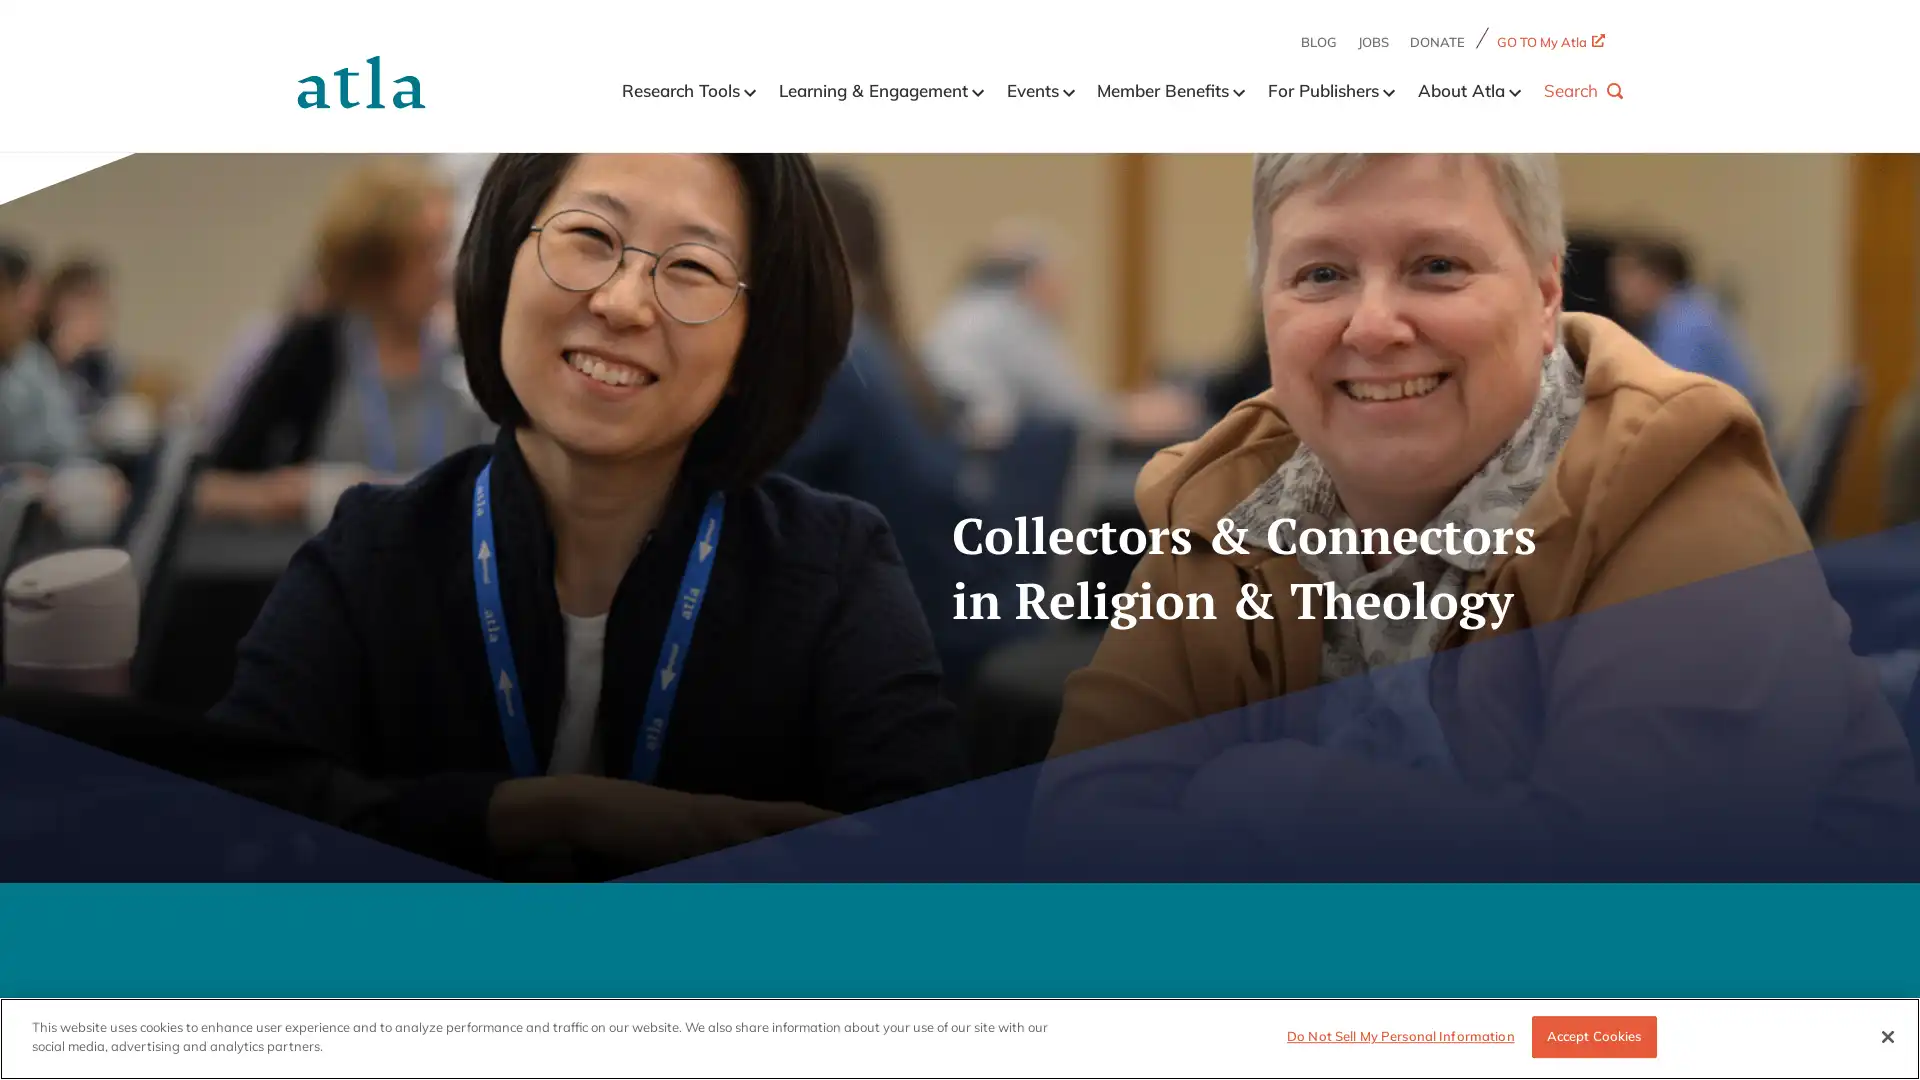  What do you see at coordinates (1582, 88) in the screenshot?
I see `Search` at bounding box center [1582, 88].